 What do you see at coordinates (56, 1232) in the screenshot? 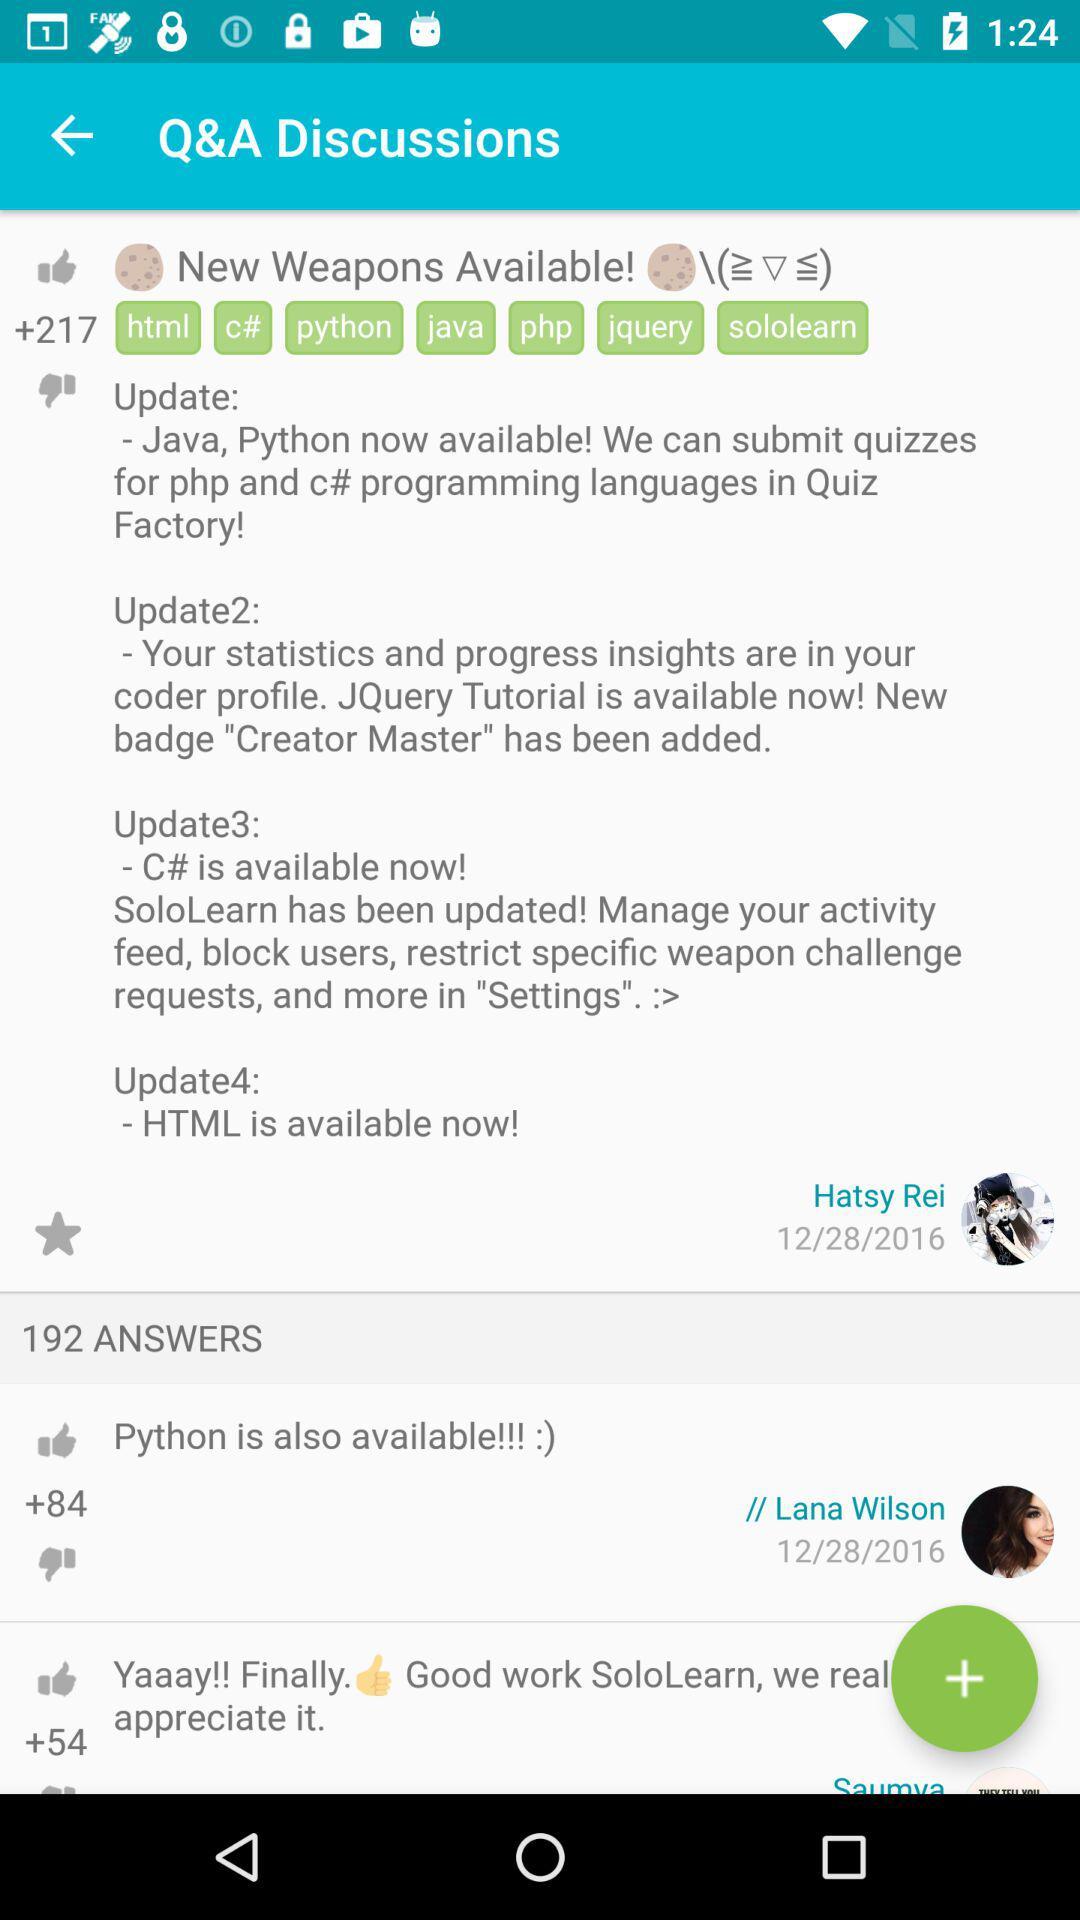
I see `item next to the 12/28/2016` at bounding box center [56, 1232].